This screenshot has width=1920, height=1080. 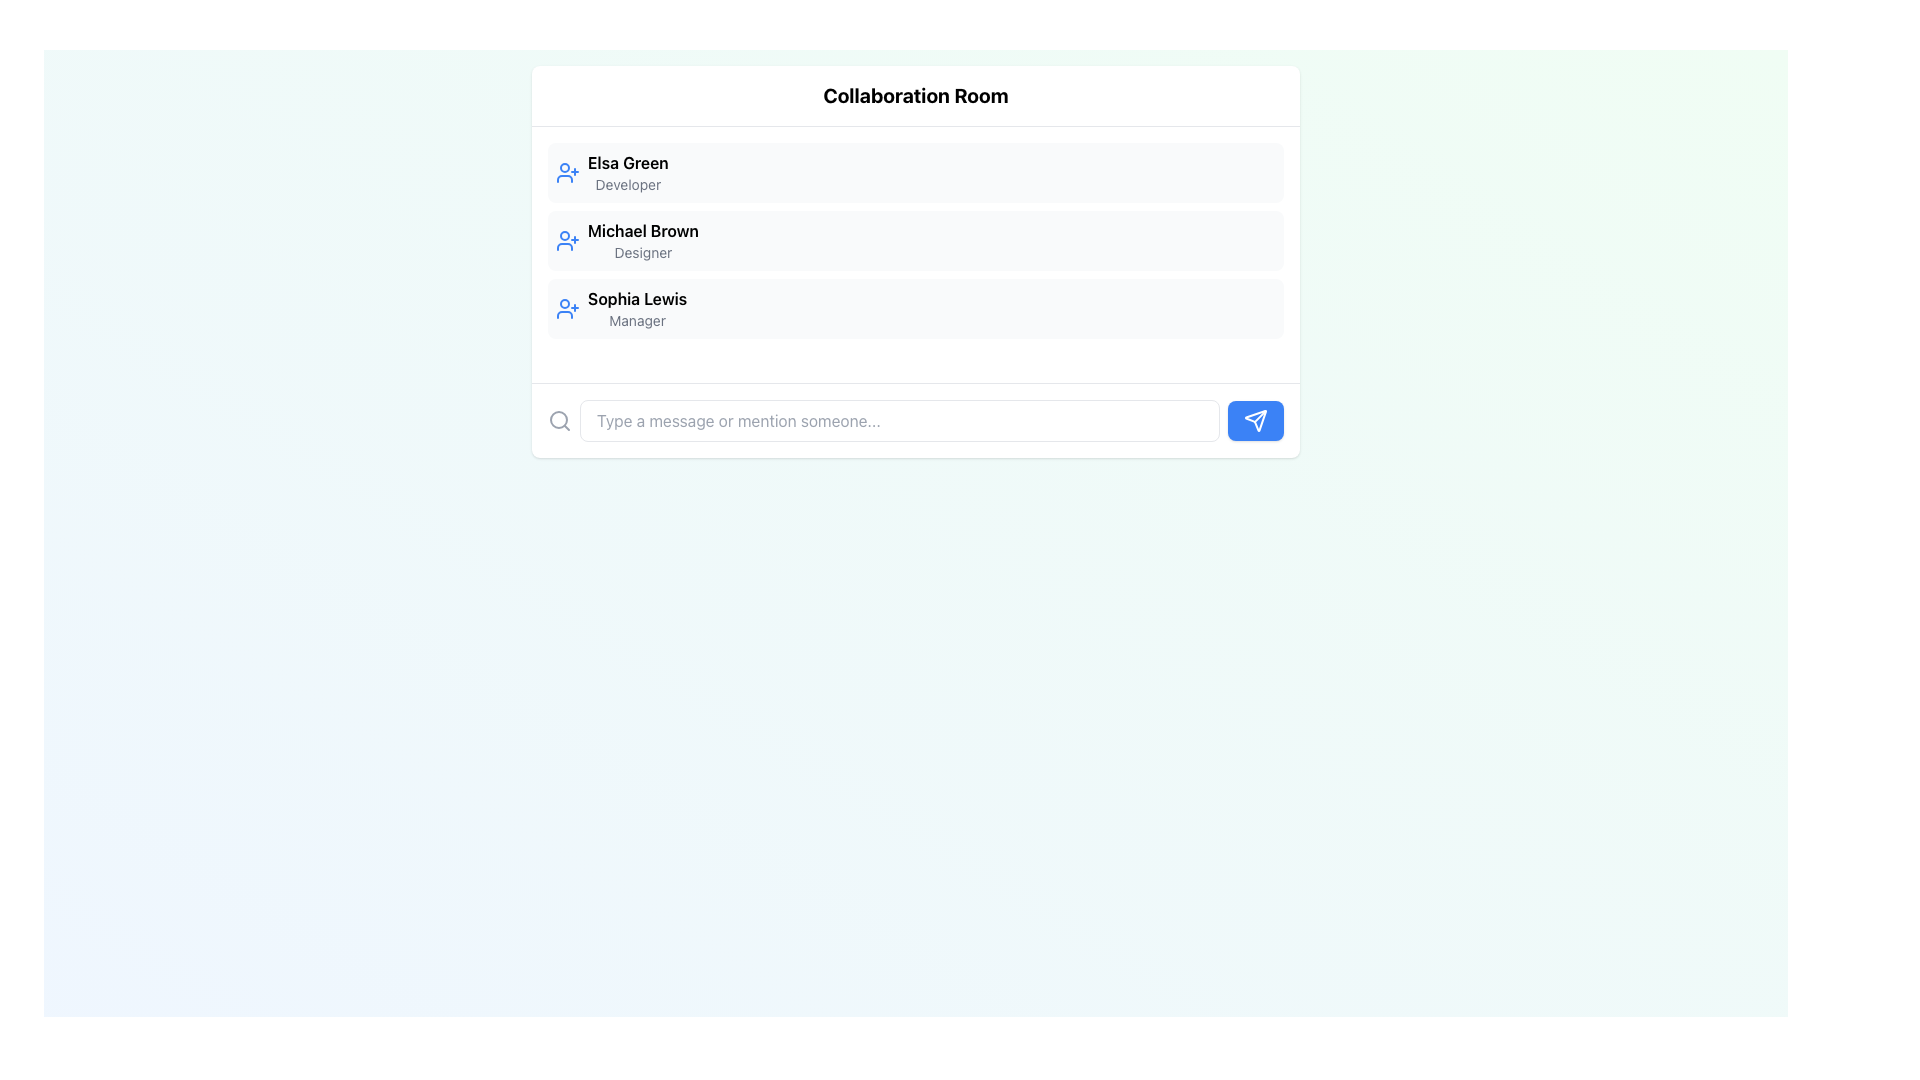 I want to click on the user profile entry, so click(x=915, y=239).